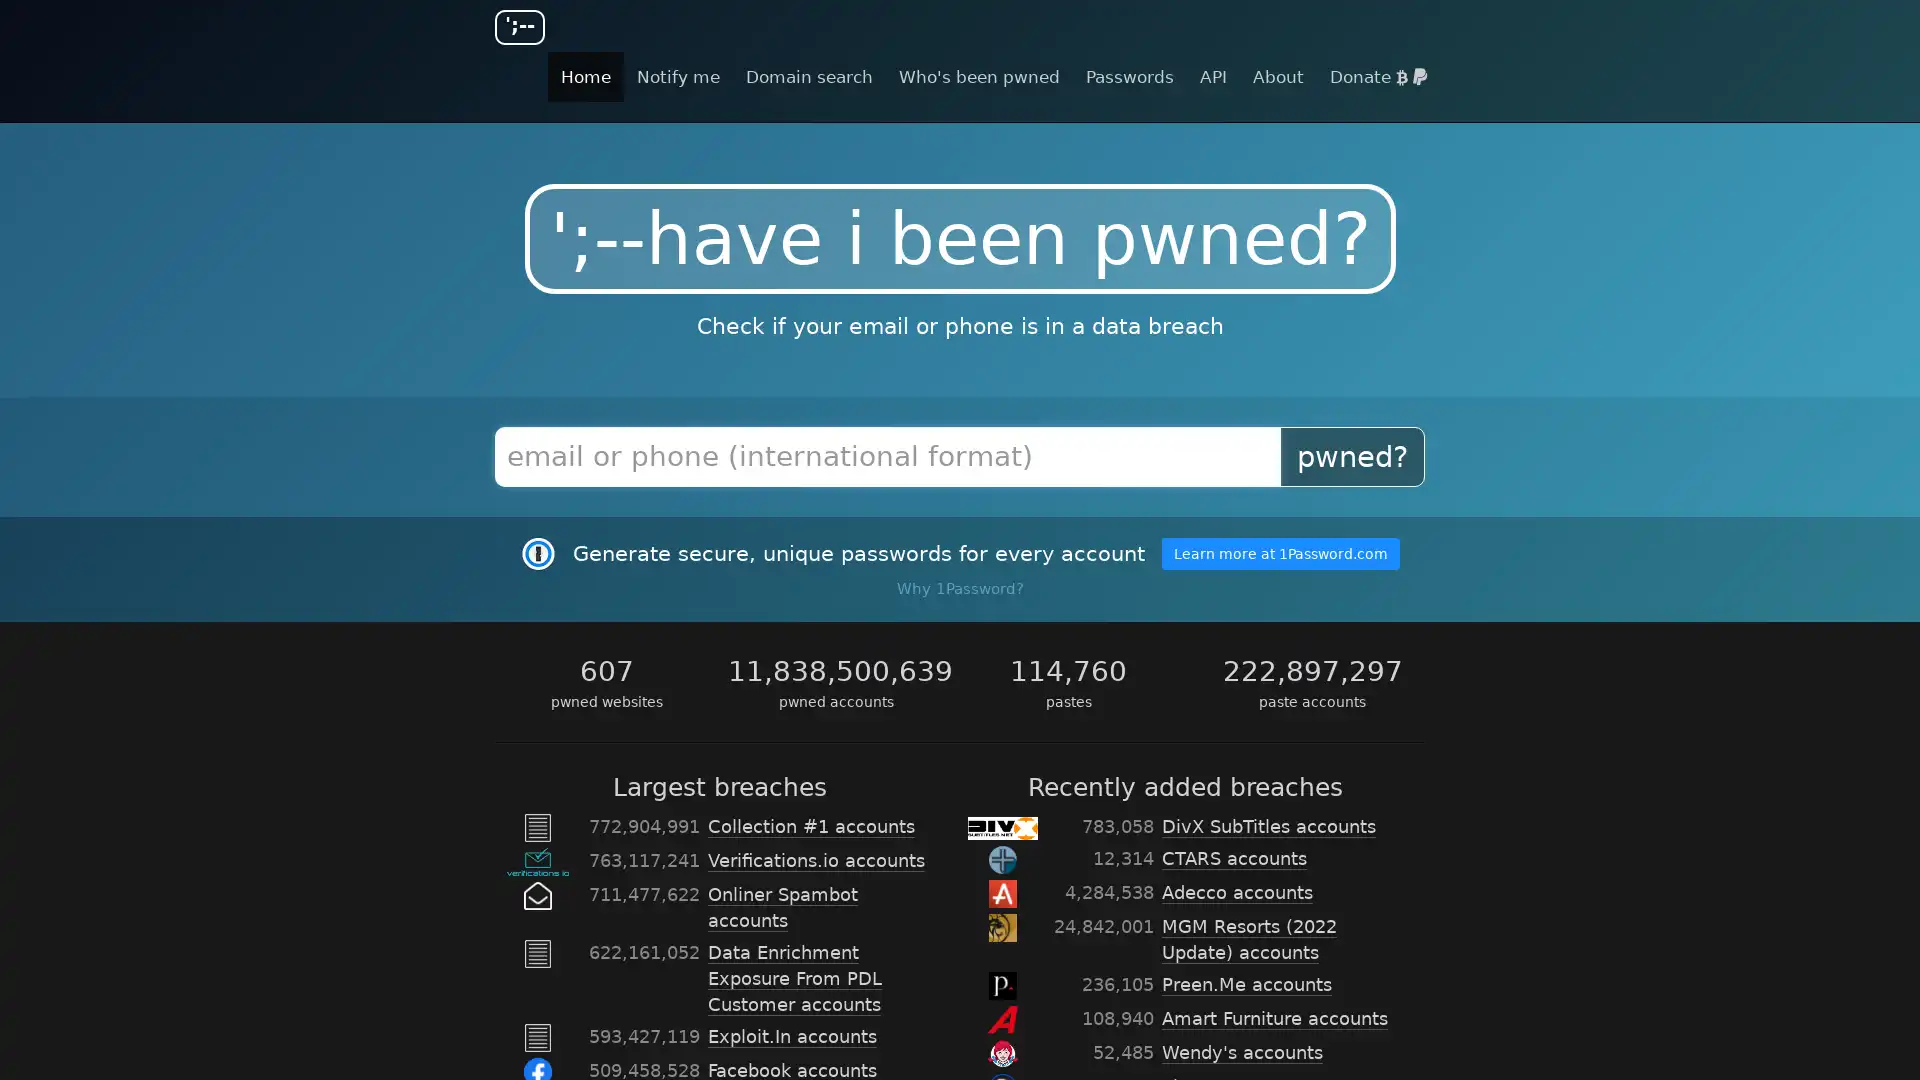 The height and width of the screenshot is (1080, 1920). What do you see at coordinates (1352, 455) in the screenshot?
I see `pwned?` at bounding box center [1352, 455].